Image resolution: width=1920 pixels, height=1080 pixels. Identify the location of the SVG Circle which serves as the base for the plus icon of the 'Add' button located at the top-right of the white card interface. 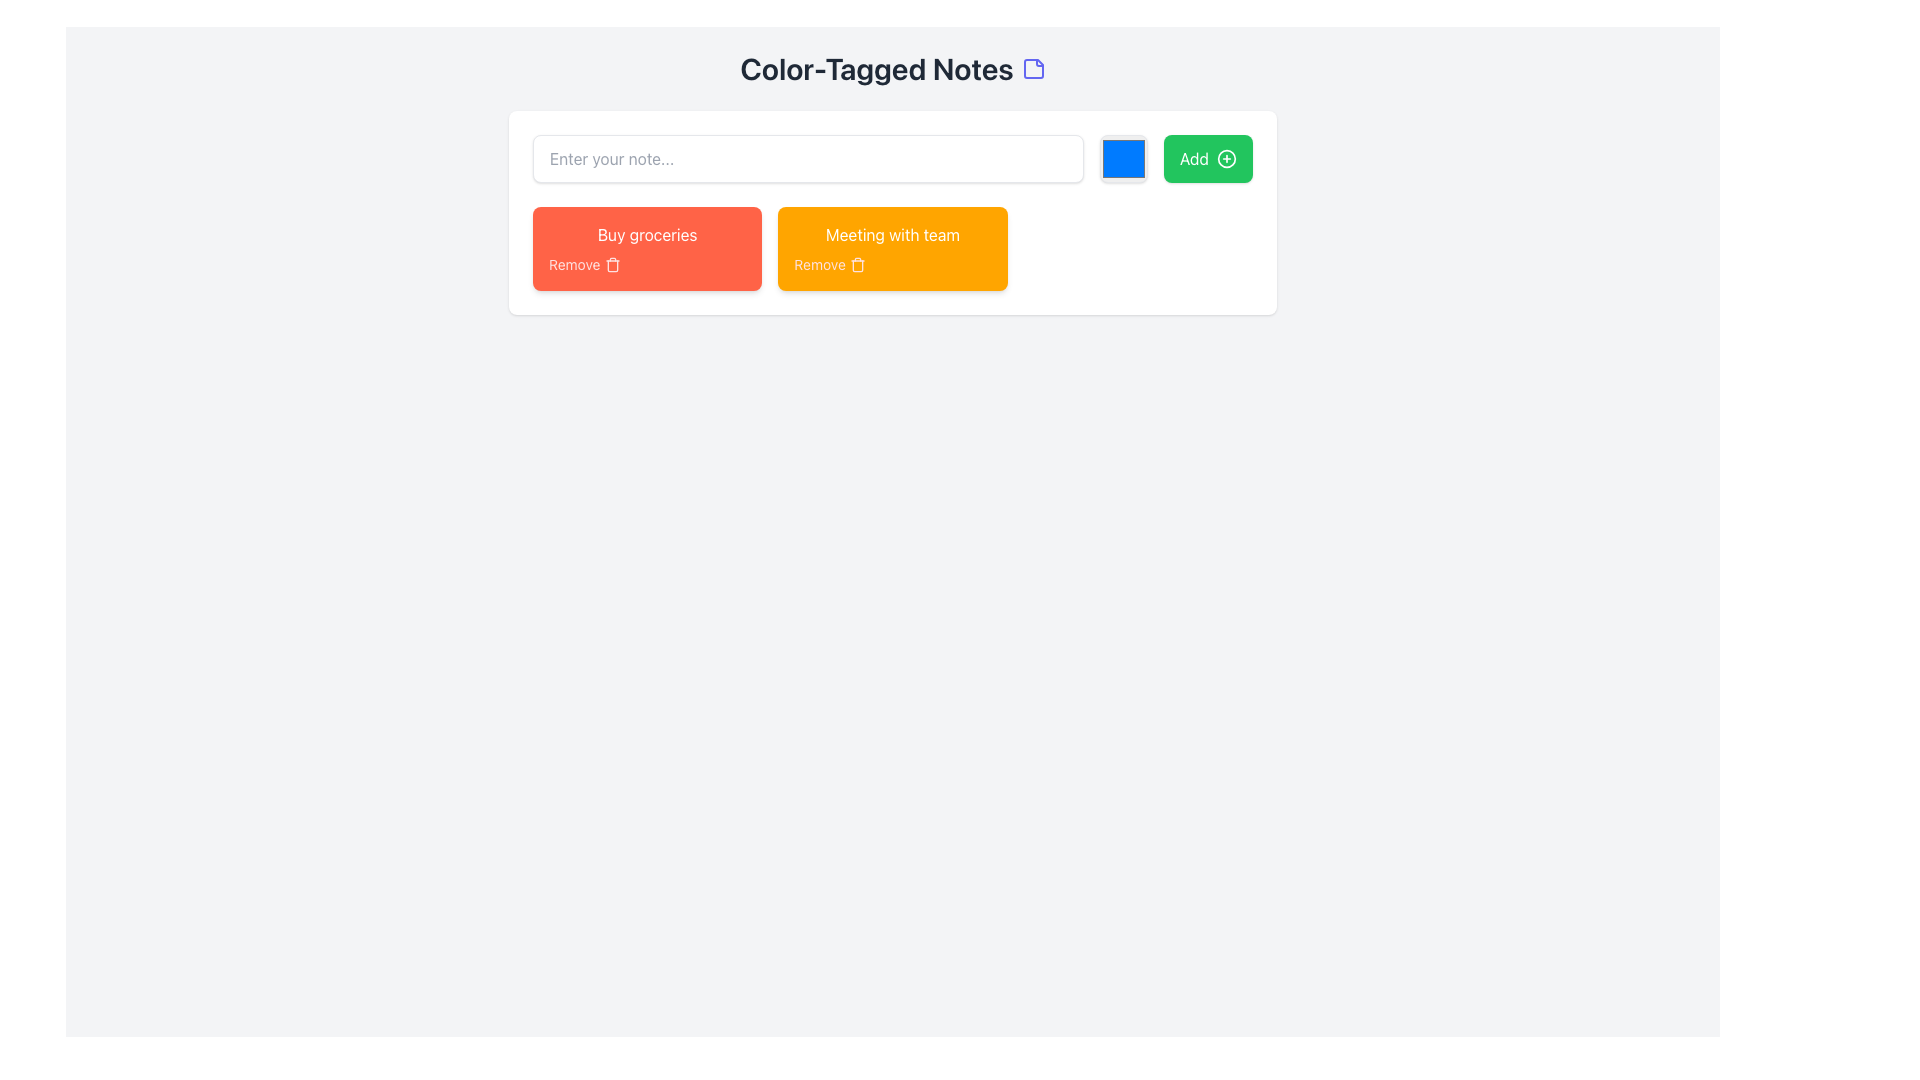
(1226, 157).